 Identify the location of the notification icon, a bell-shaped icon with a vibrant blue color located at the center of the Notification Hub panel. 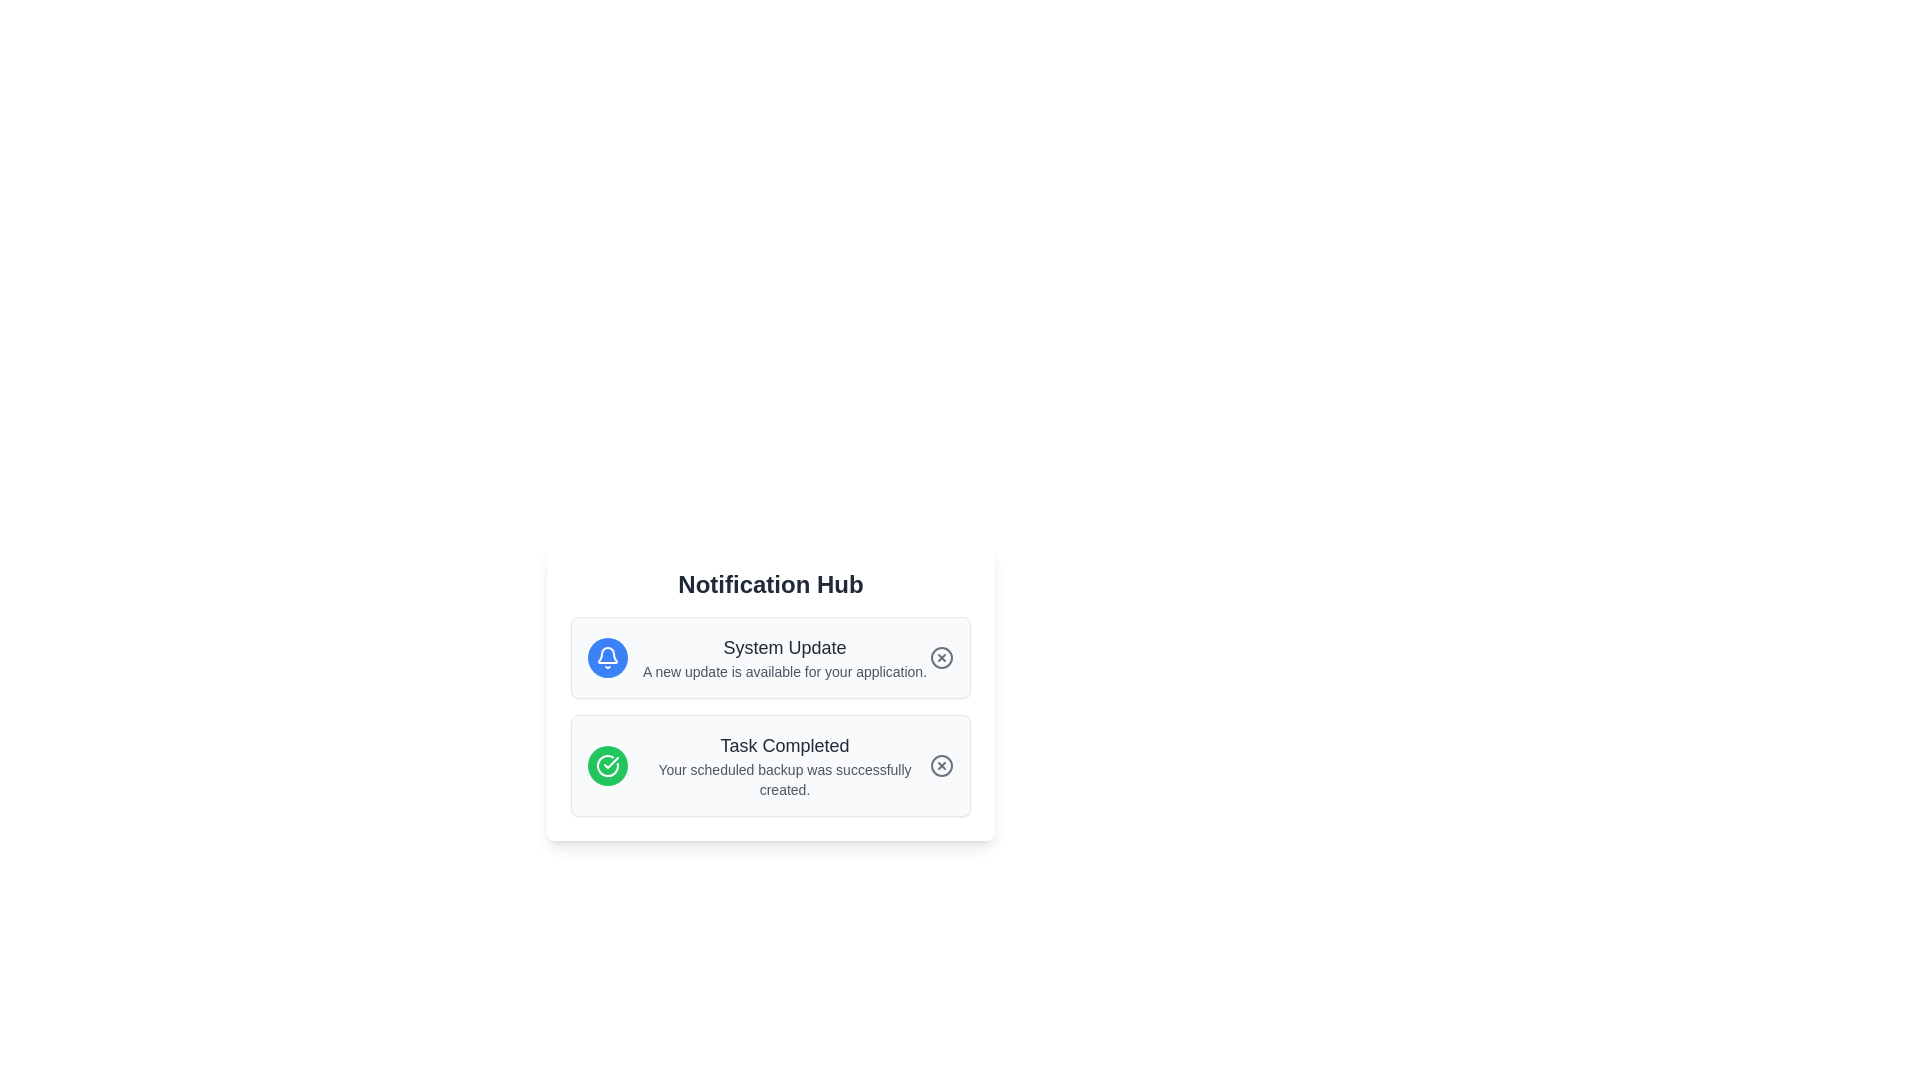
(607, 658).